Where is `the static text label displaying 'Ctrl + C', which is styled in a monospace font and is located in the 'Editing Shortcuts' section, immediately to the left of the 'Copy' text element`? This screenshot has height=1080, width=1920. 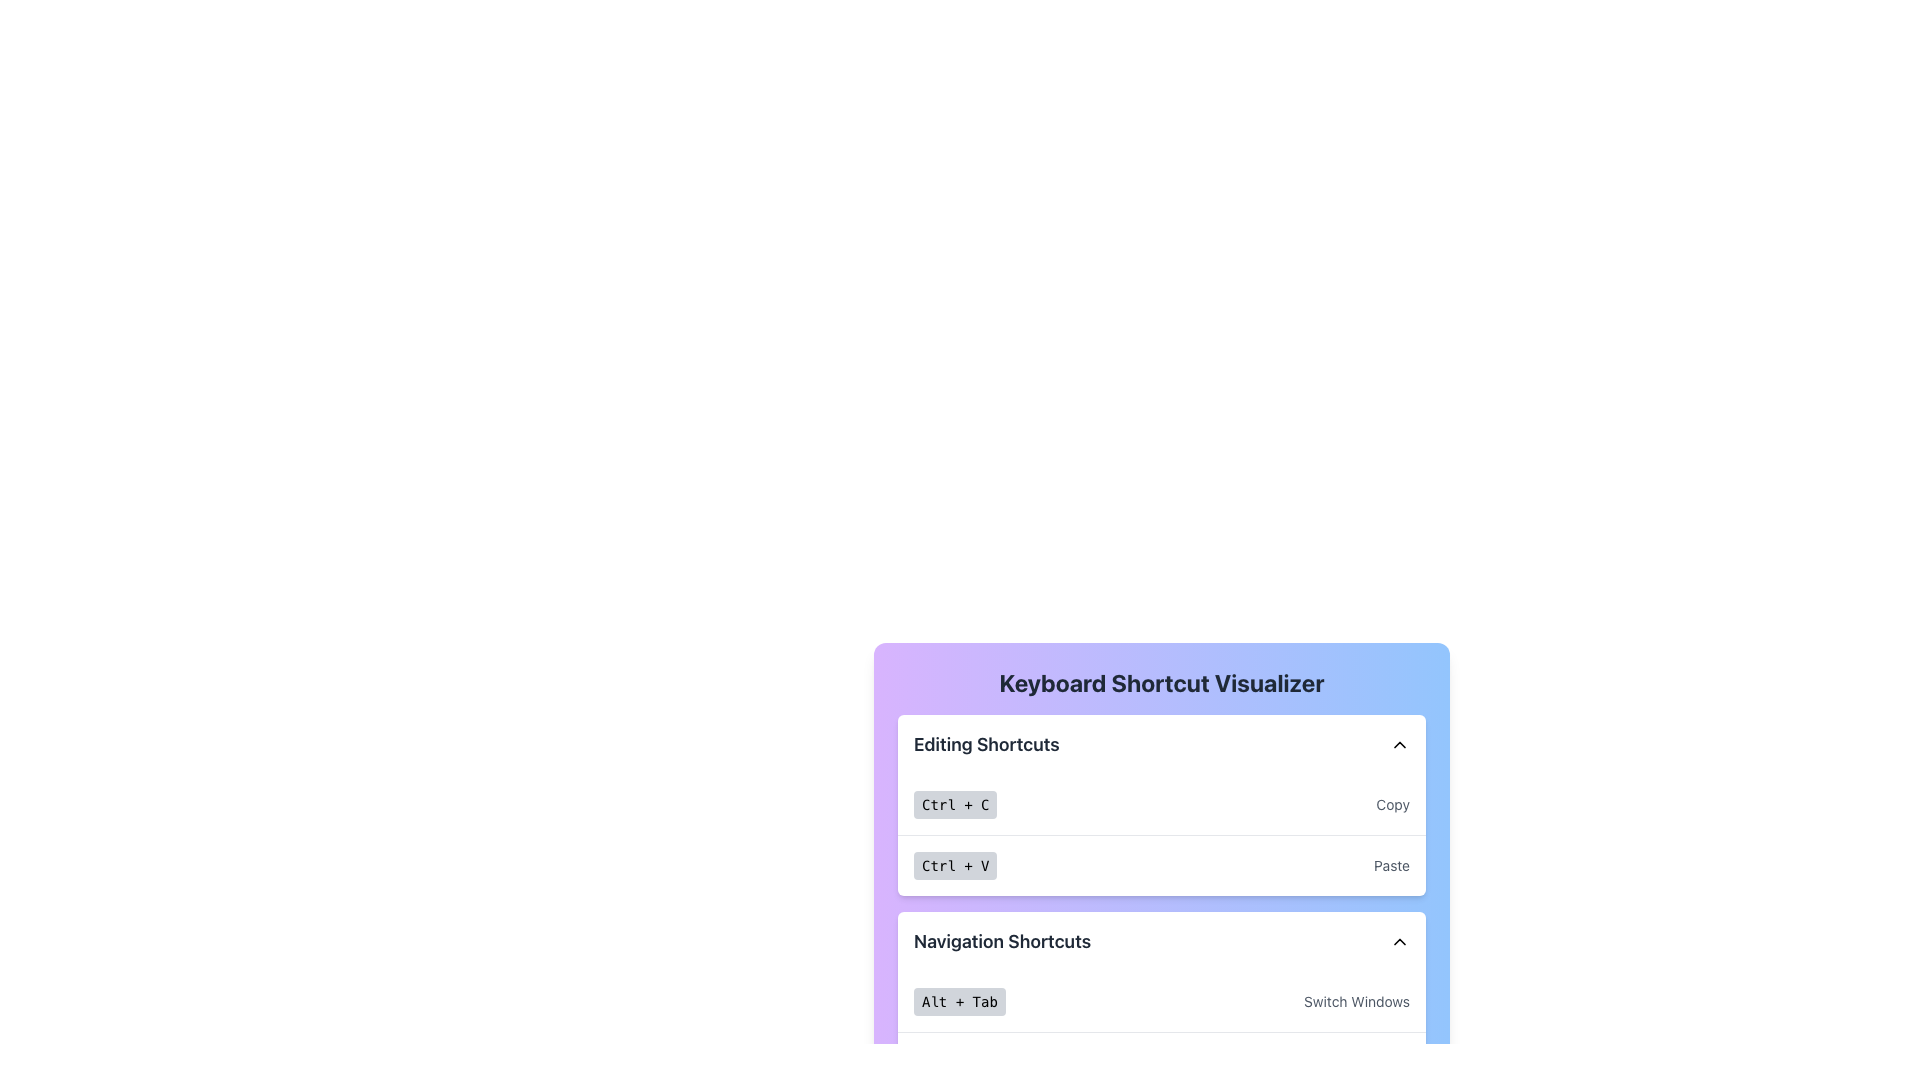
the static text label displaying 'Ctrl + C', which is styled in a monospace font and is located in the 'Editing Shortcuts' section, immediately to the left of the 'Copy' text element is located at coordinates (954, 804).